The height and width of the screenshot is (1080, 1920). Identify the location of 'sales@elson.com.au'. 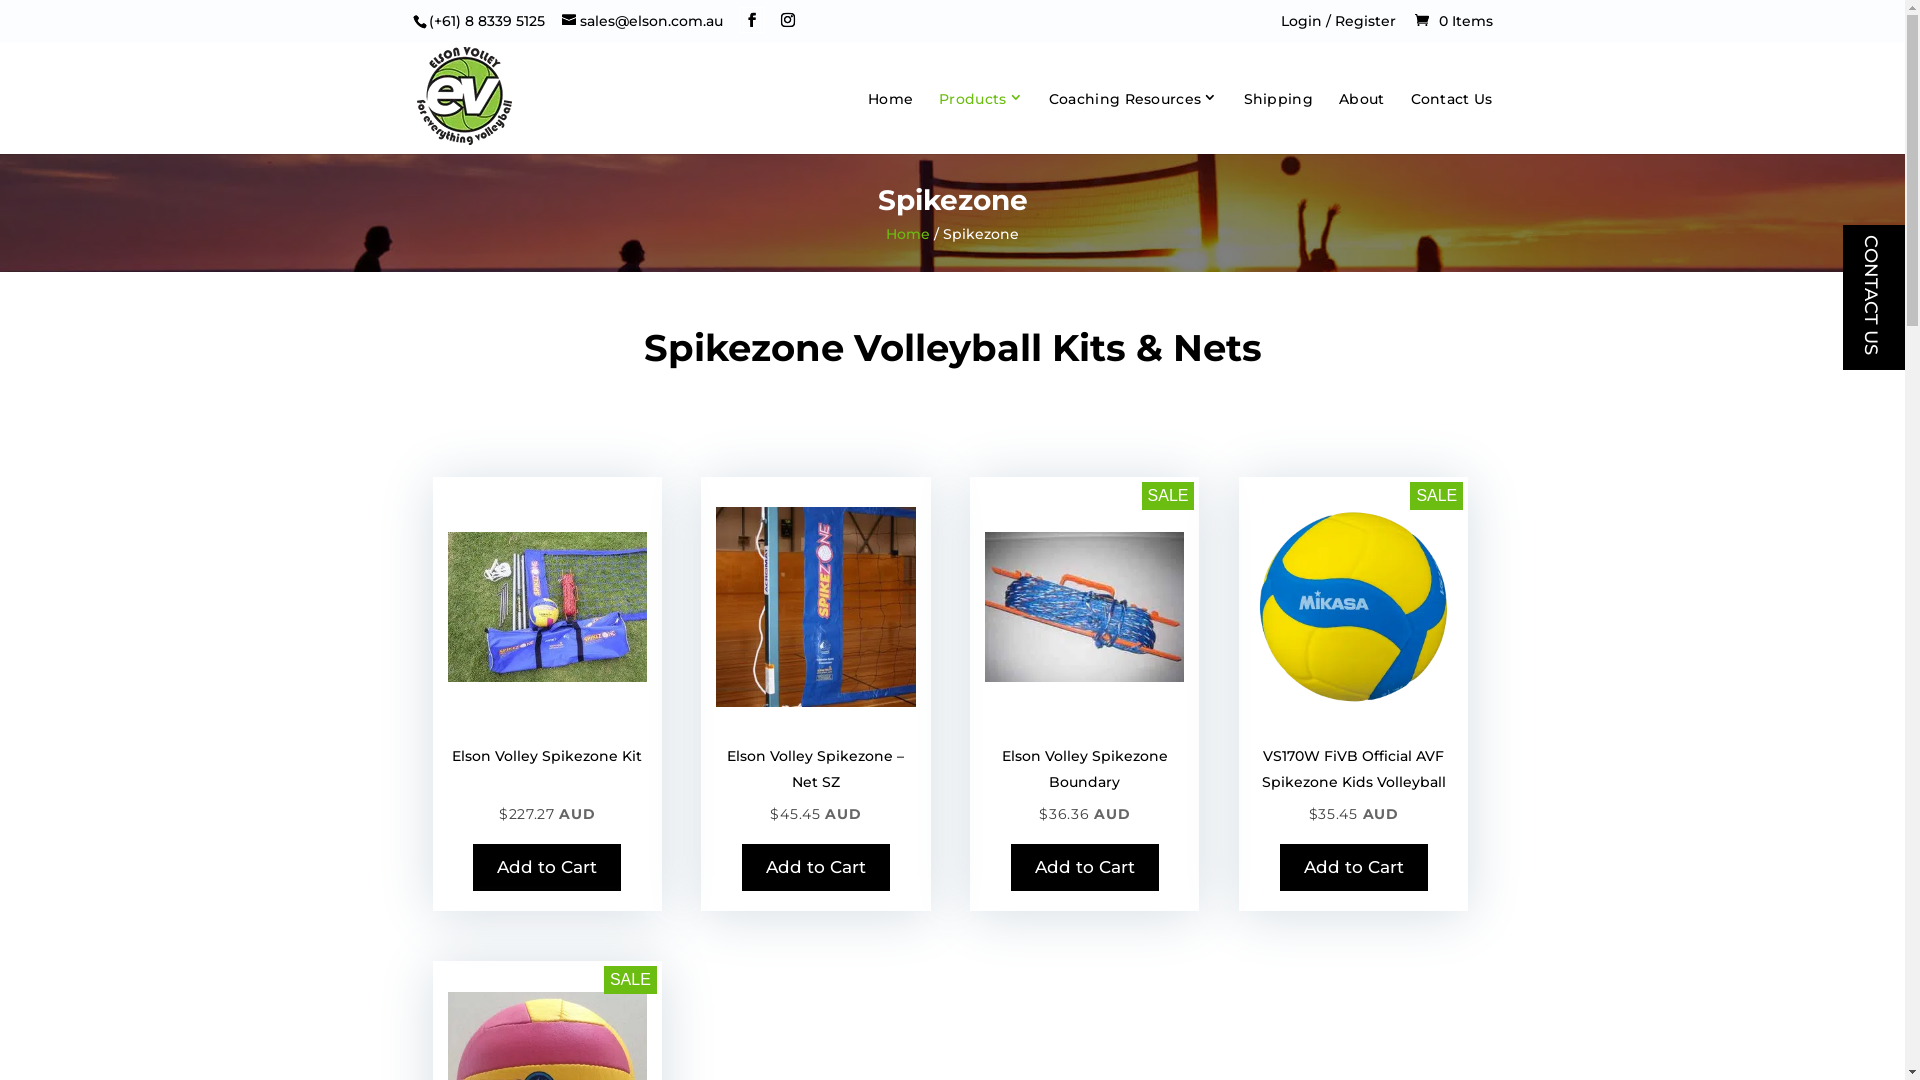
(642, 20).